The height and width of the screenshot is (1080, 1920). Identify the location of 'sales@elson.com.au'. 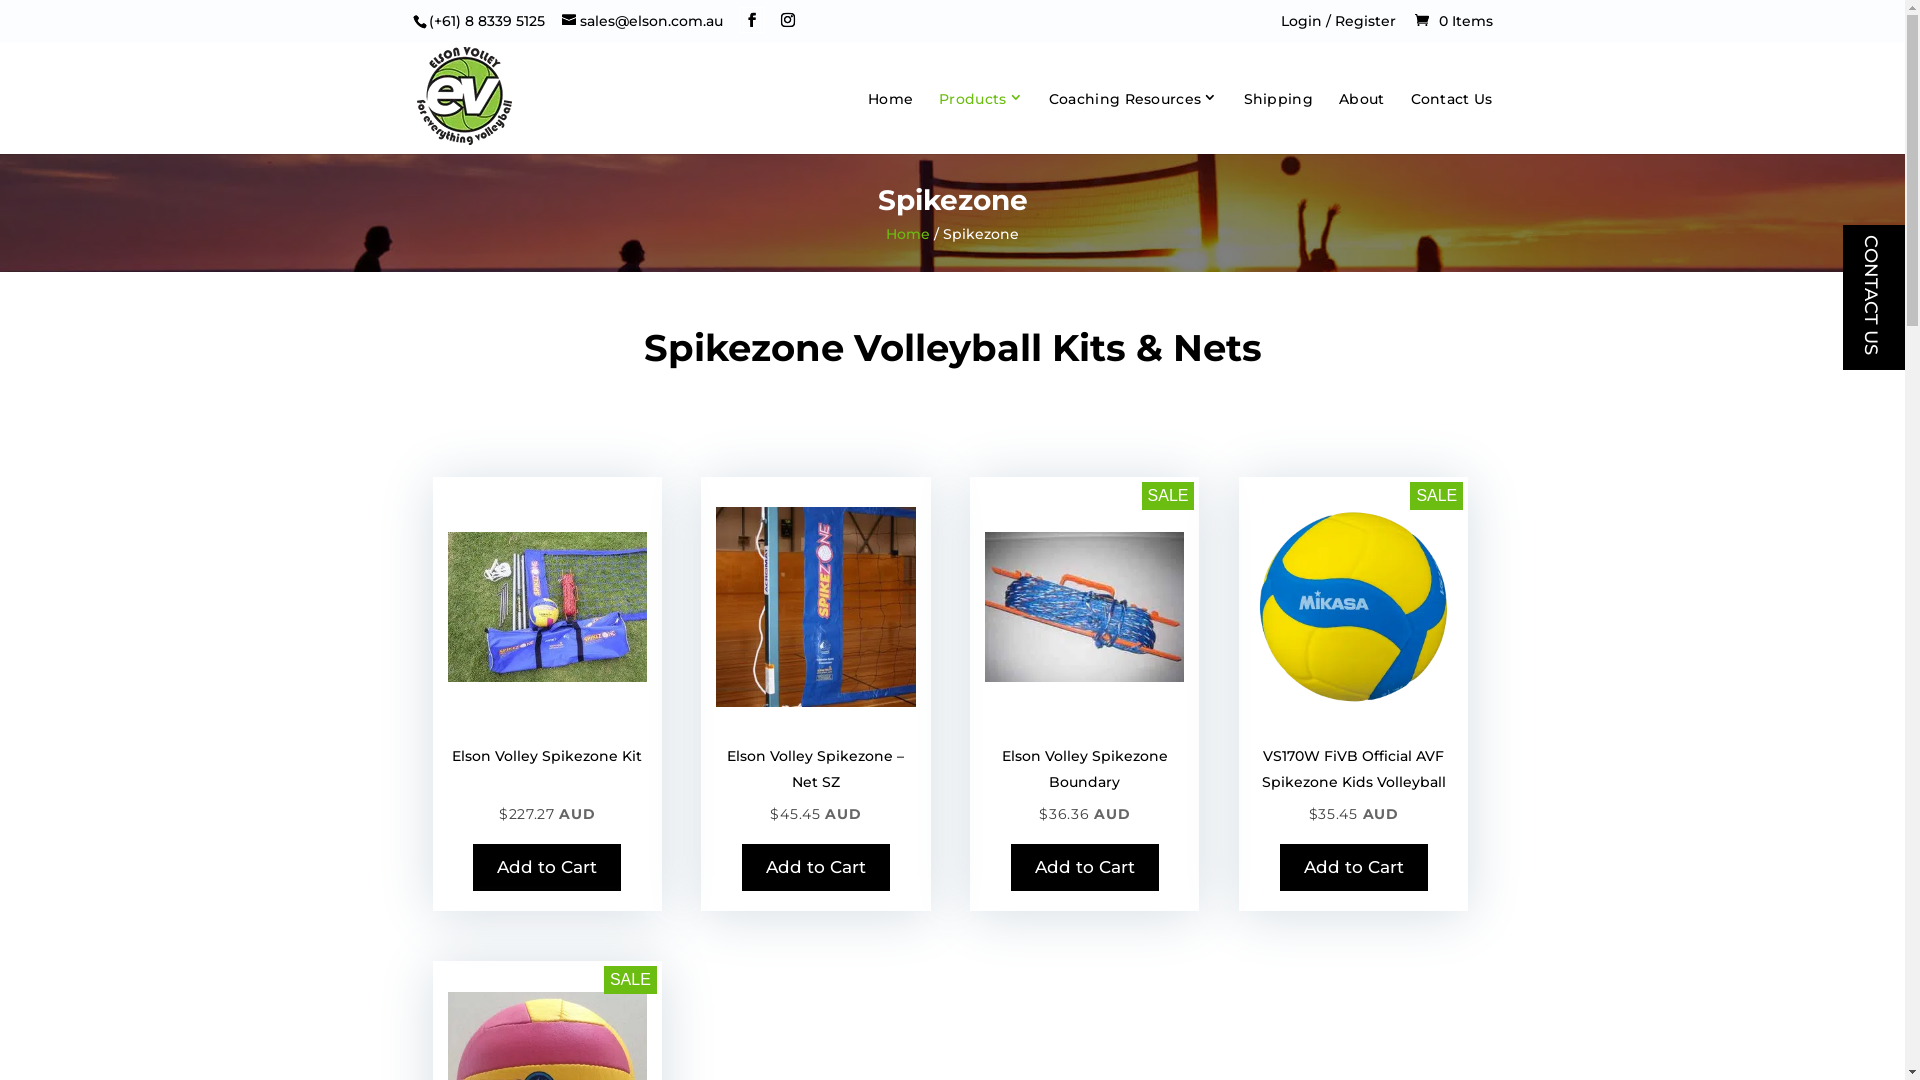
(642, 20).